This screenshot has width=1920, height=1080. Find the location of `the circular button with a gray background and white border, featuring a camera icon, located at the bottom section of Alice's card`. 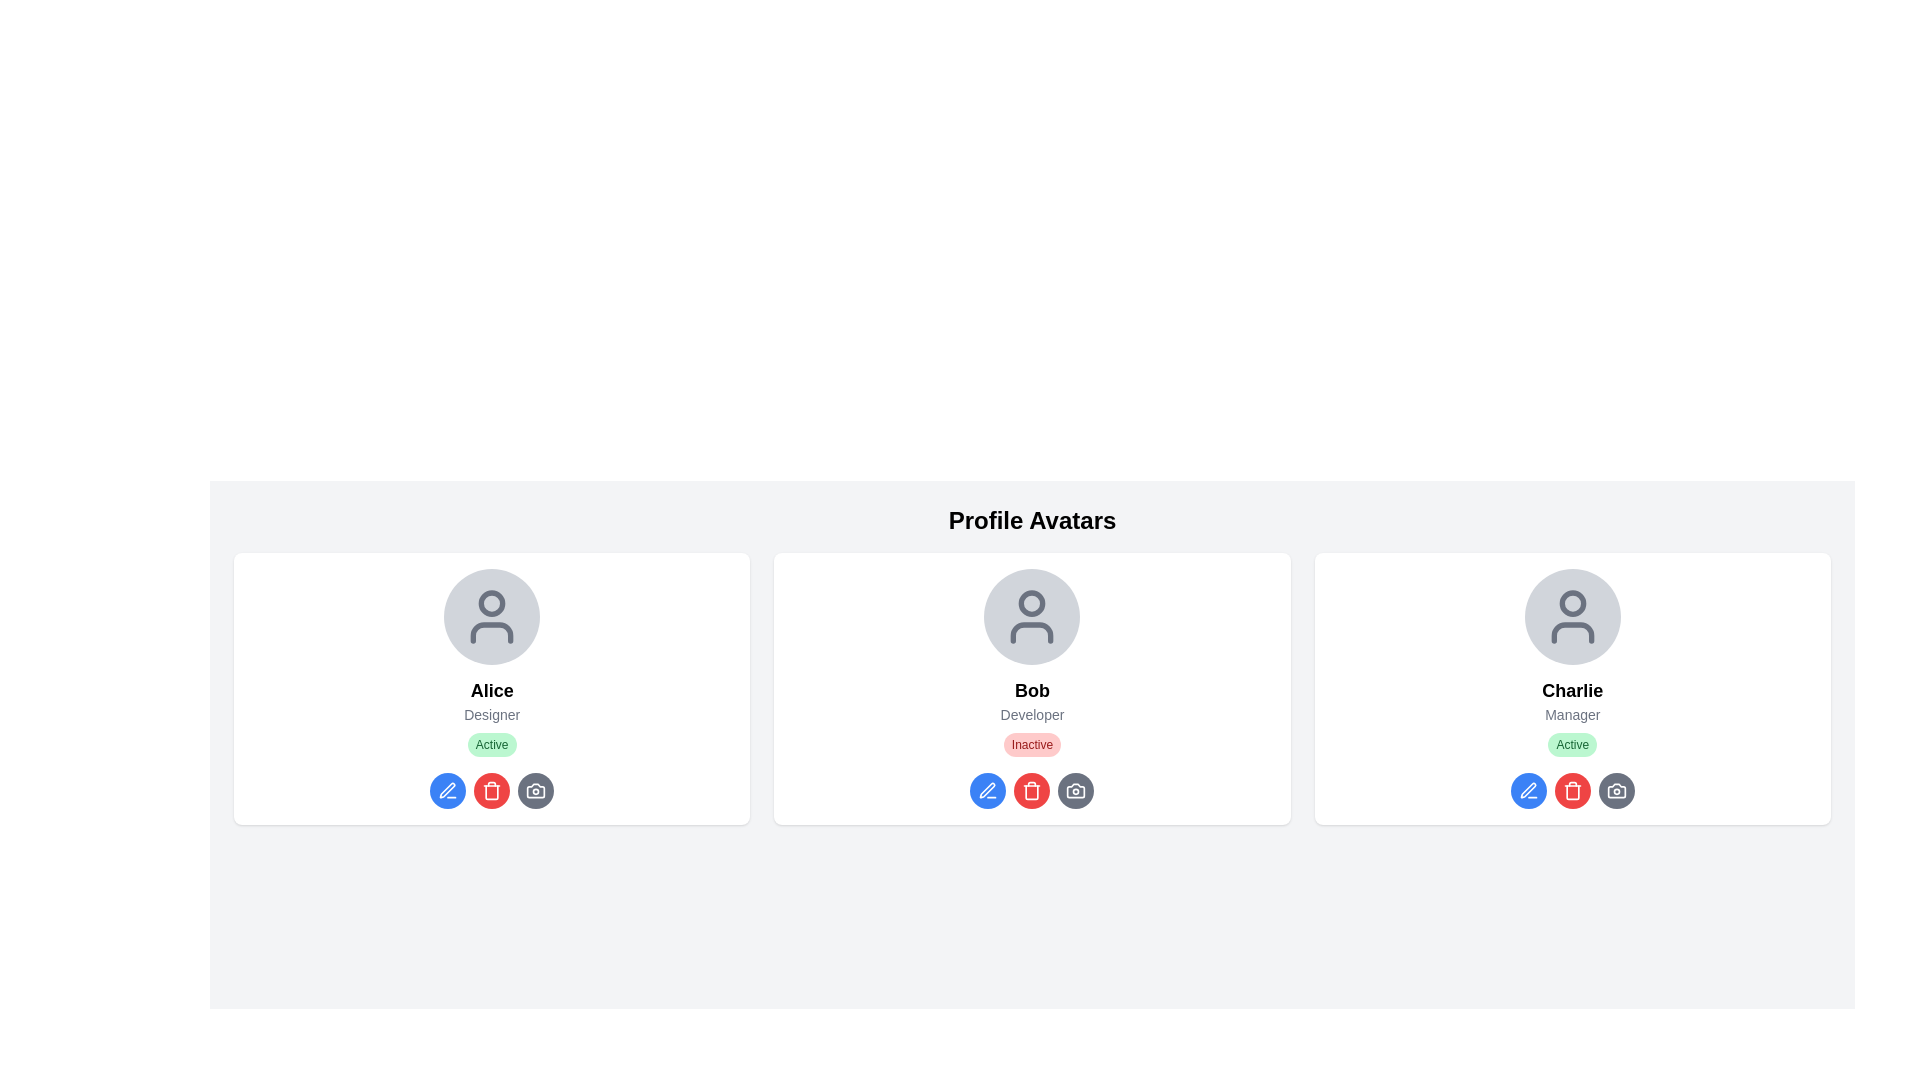

the circular button with a gray background and white border, featuring a camera icon, located at the bottom section of Alice's card is located at coordinates (536, 789).